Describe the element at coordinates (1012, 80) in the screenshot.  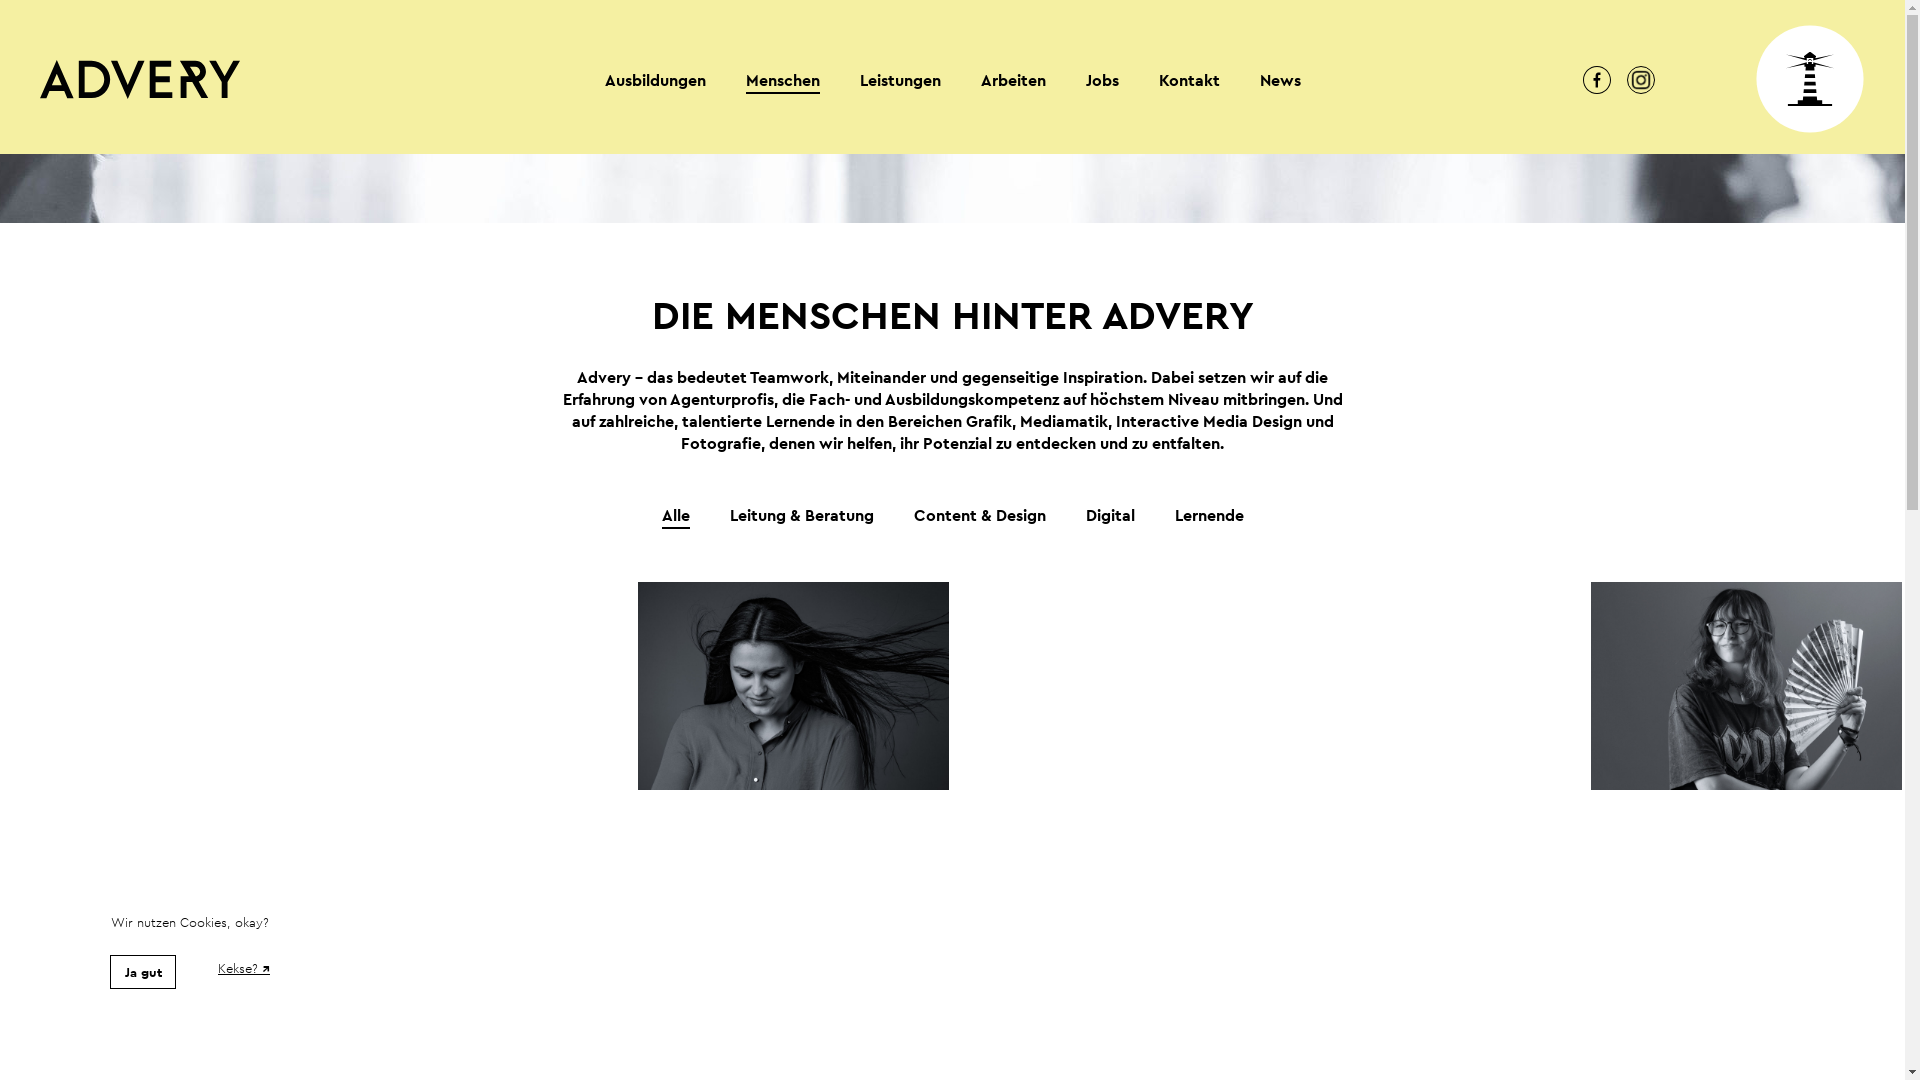
I see `'Arbeiten'` at that location.